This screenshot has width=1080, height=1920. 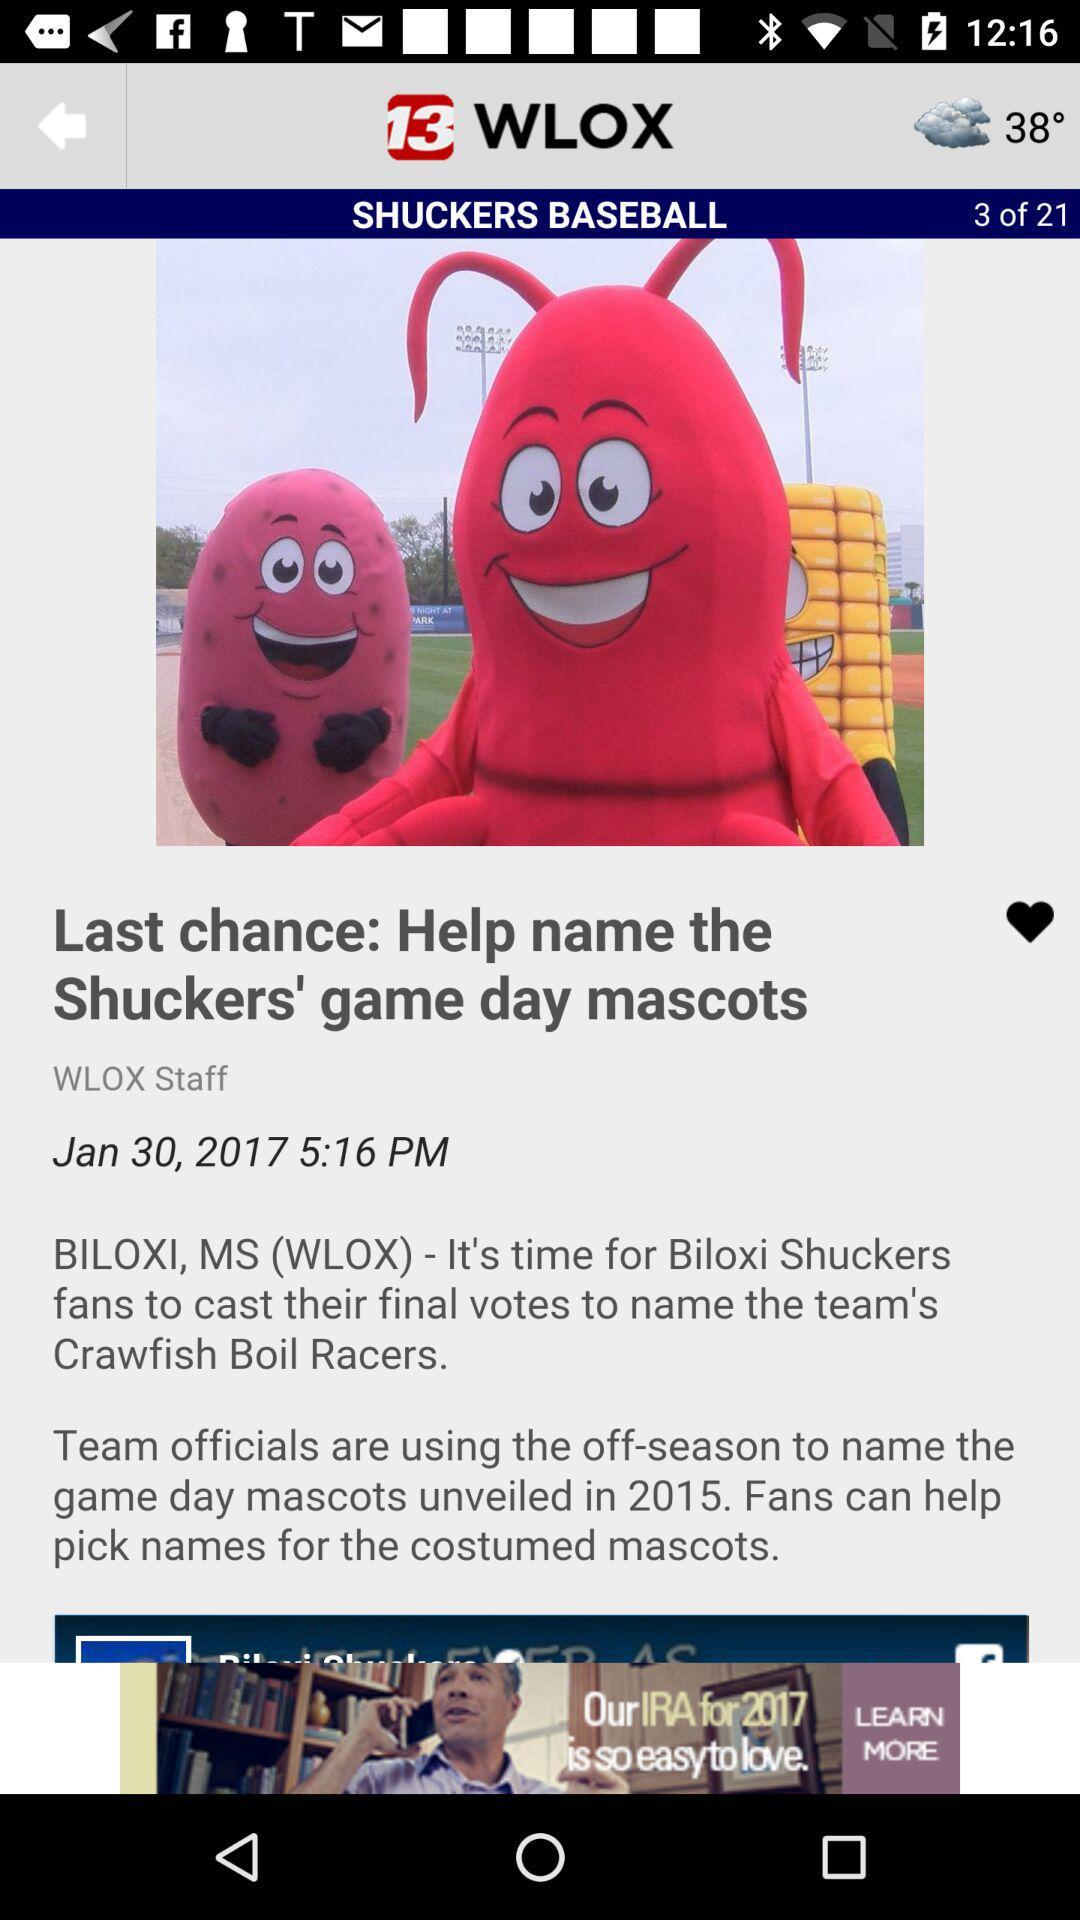 I want to click on click advertisement, so click(x=540, y=1727).